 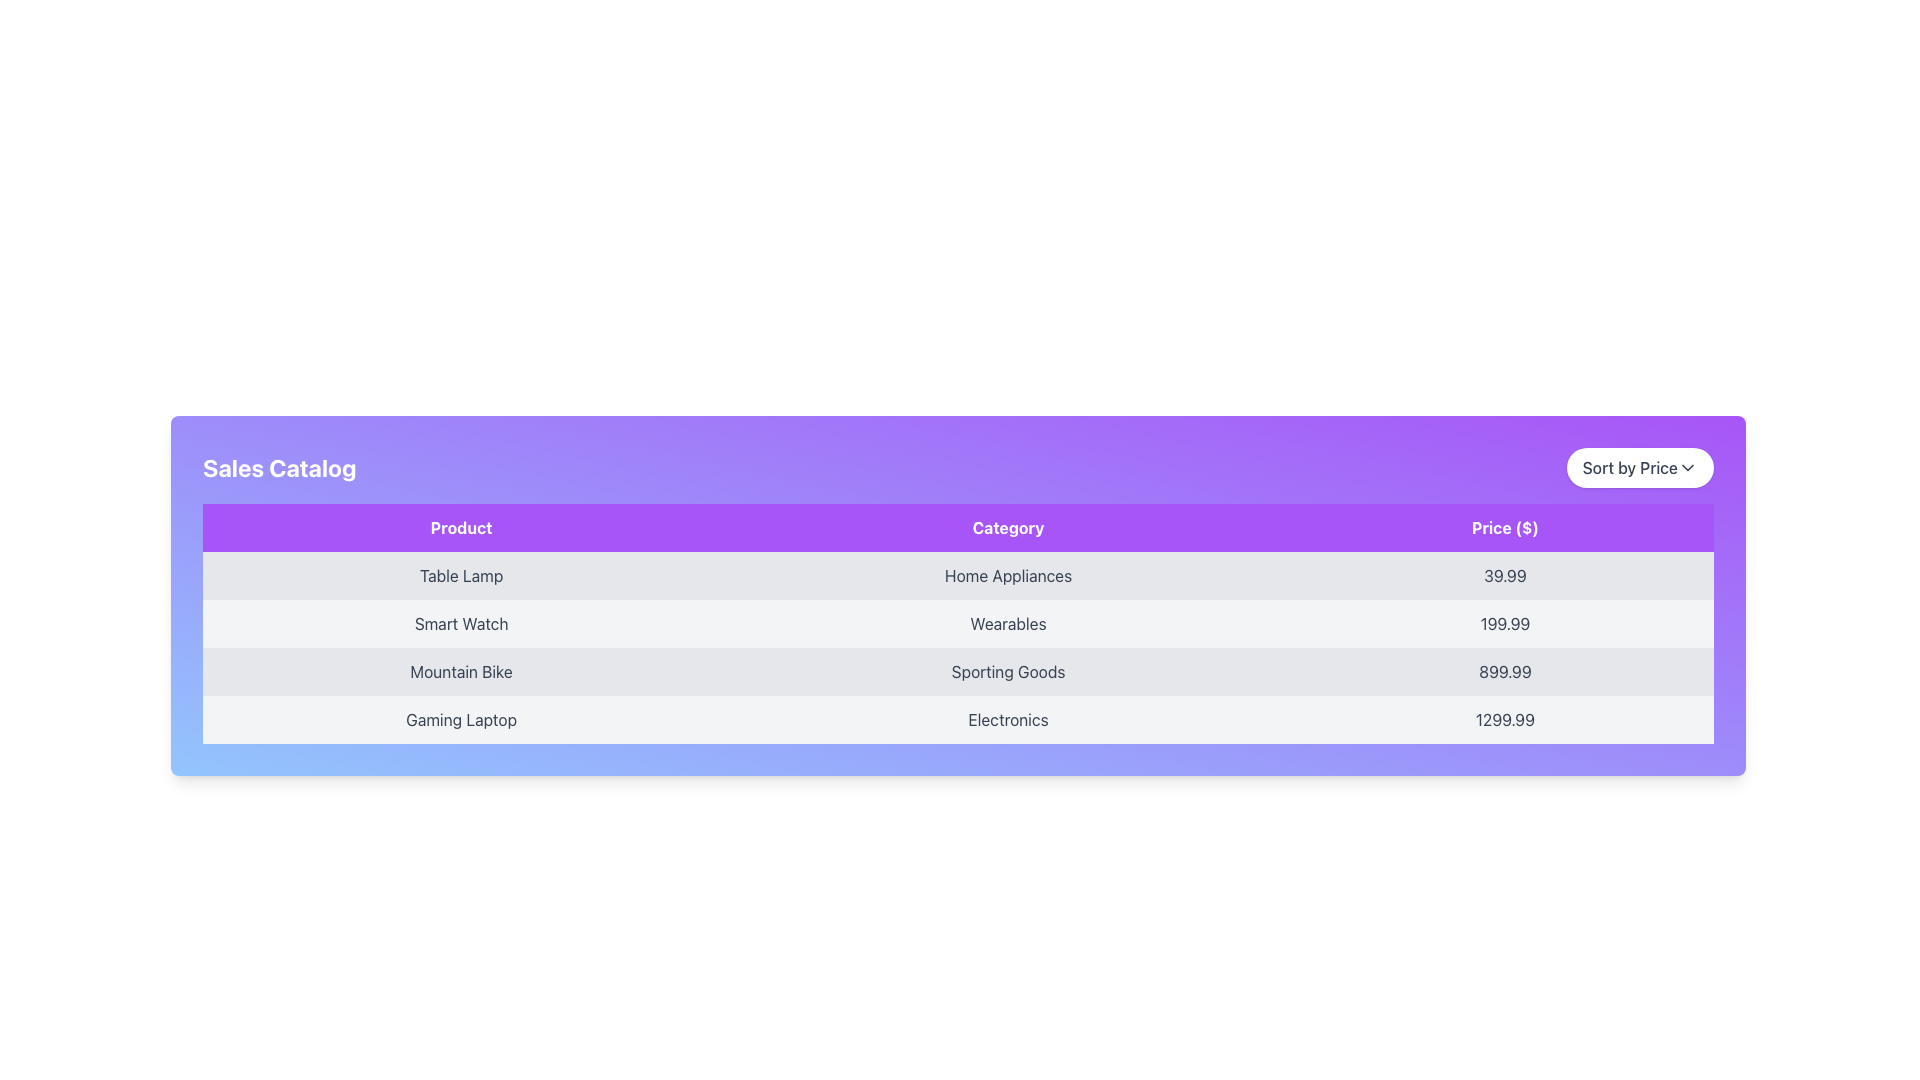 I want to click on the third row in the table that contains 'Mountain Bike', 'Sporting Goods', and '899.99', so click(x=957, y=671).